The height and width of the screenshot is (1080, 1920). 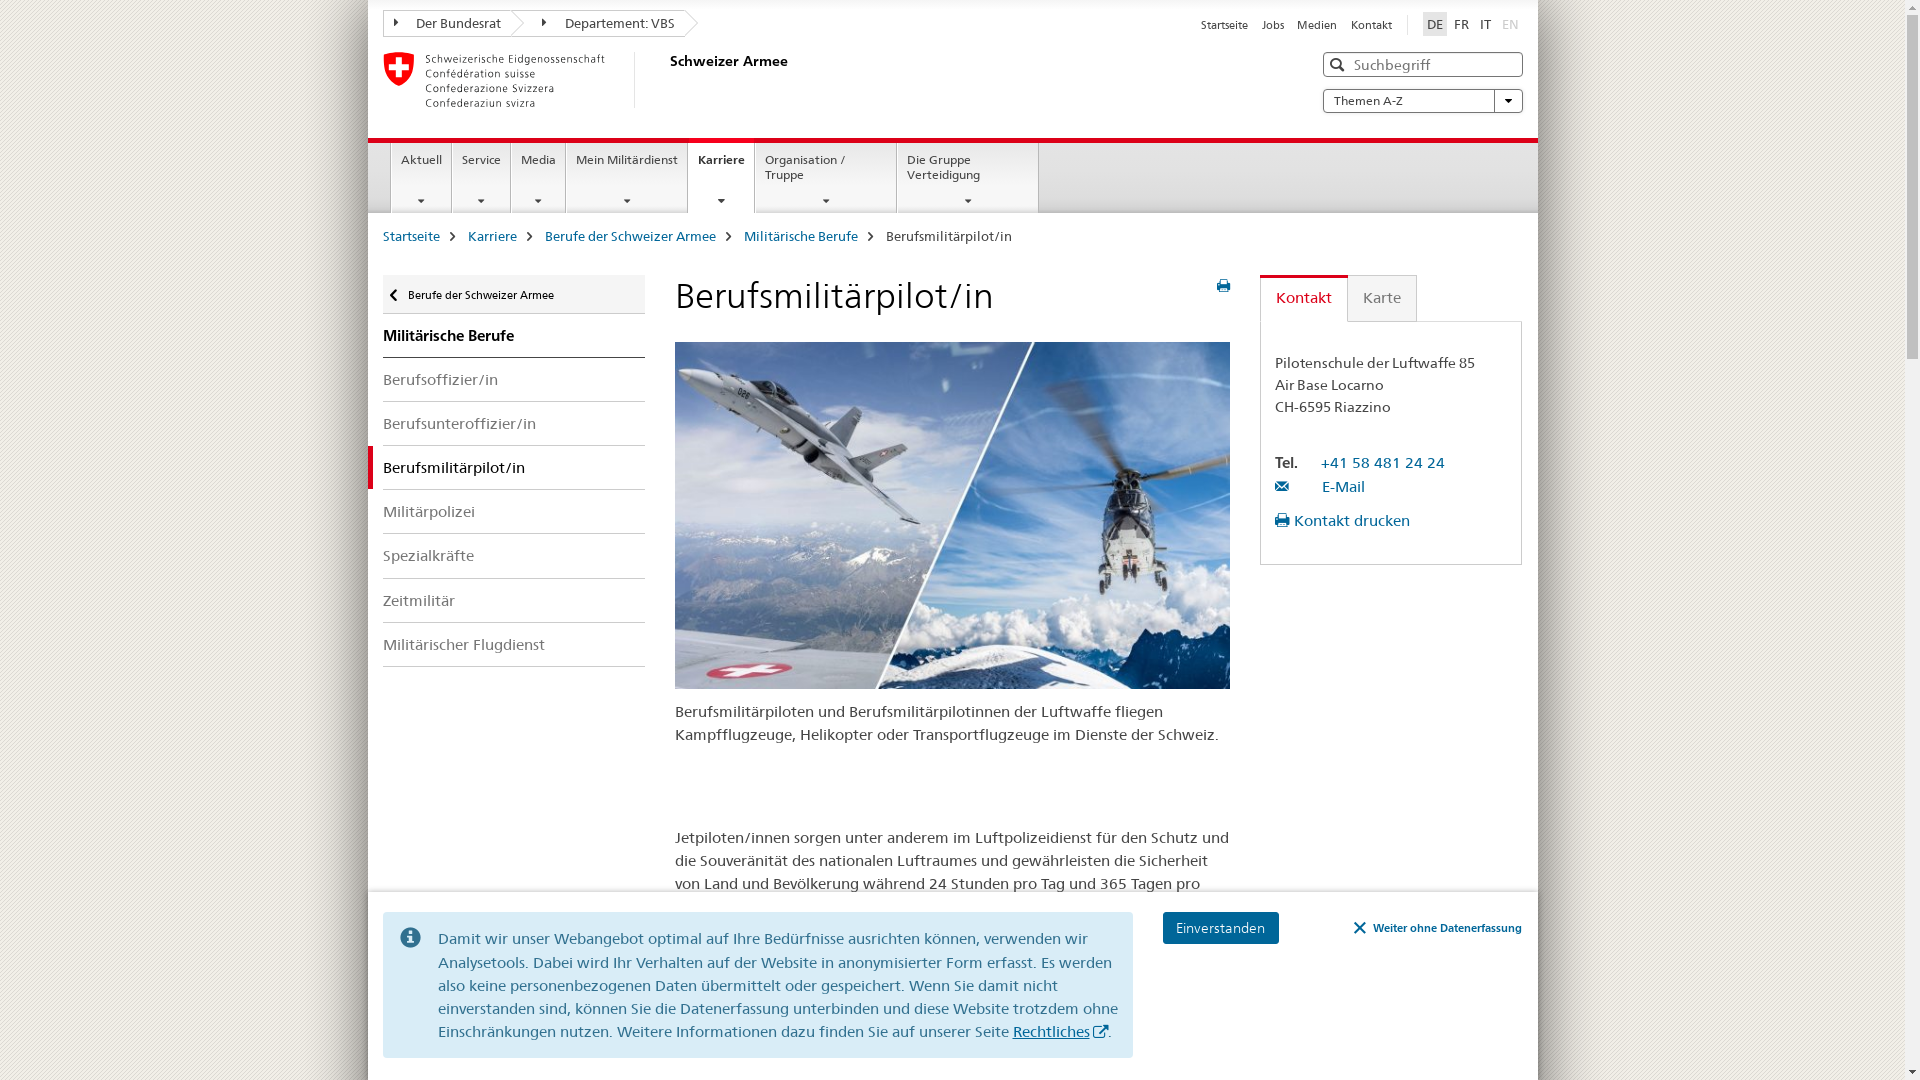 I want to click on 'Karriere, so click(x=720, y=174).